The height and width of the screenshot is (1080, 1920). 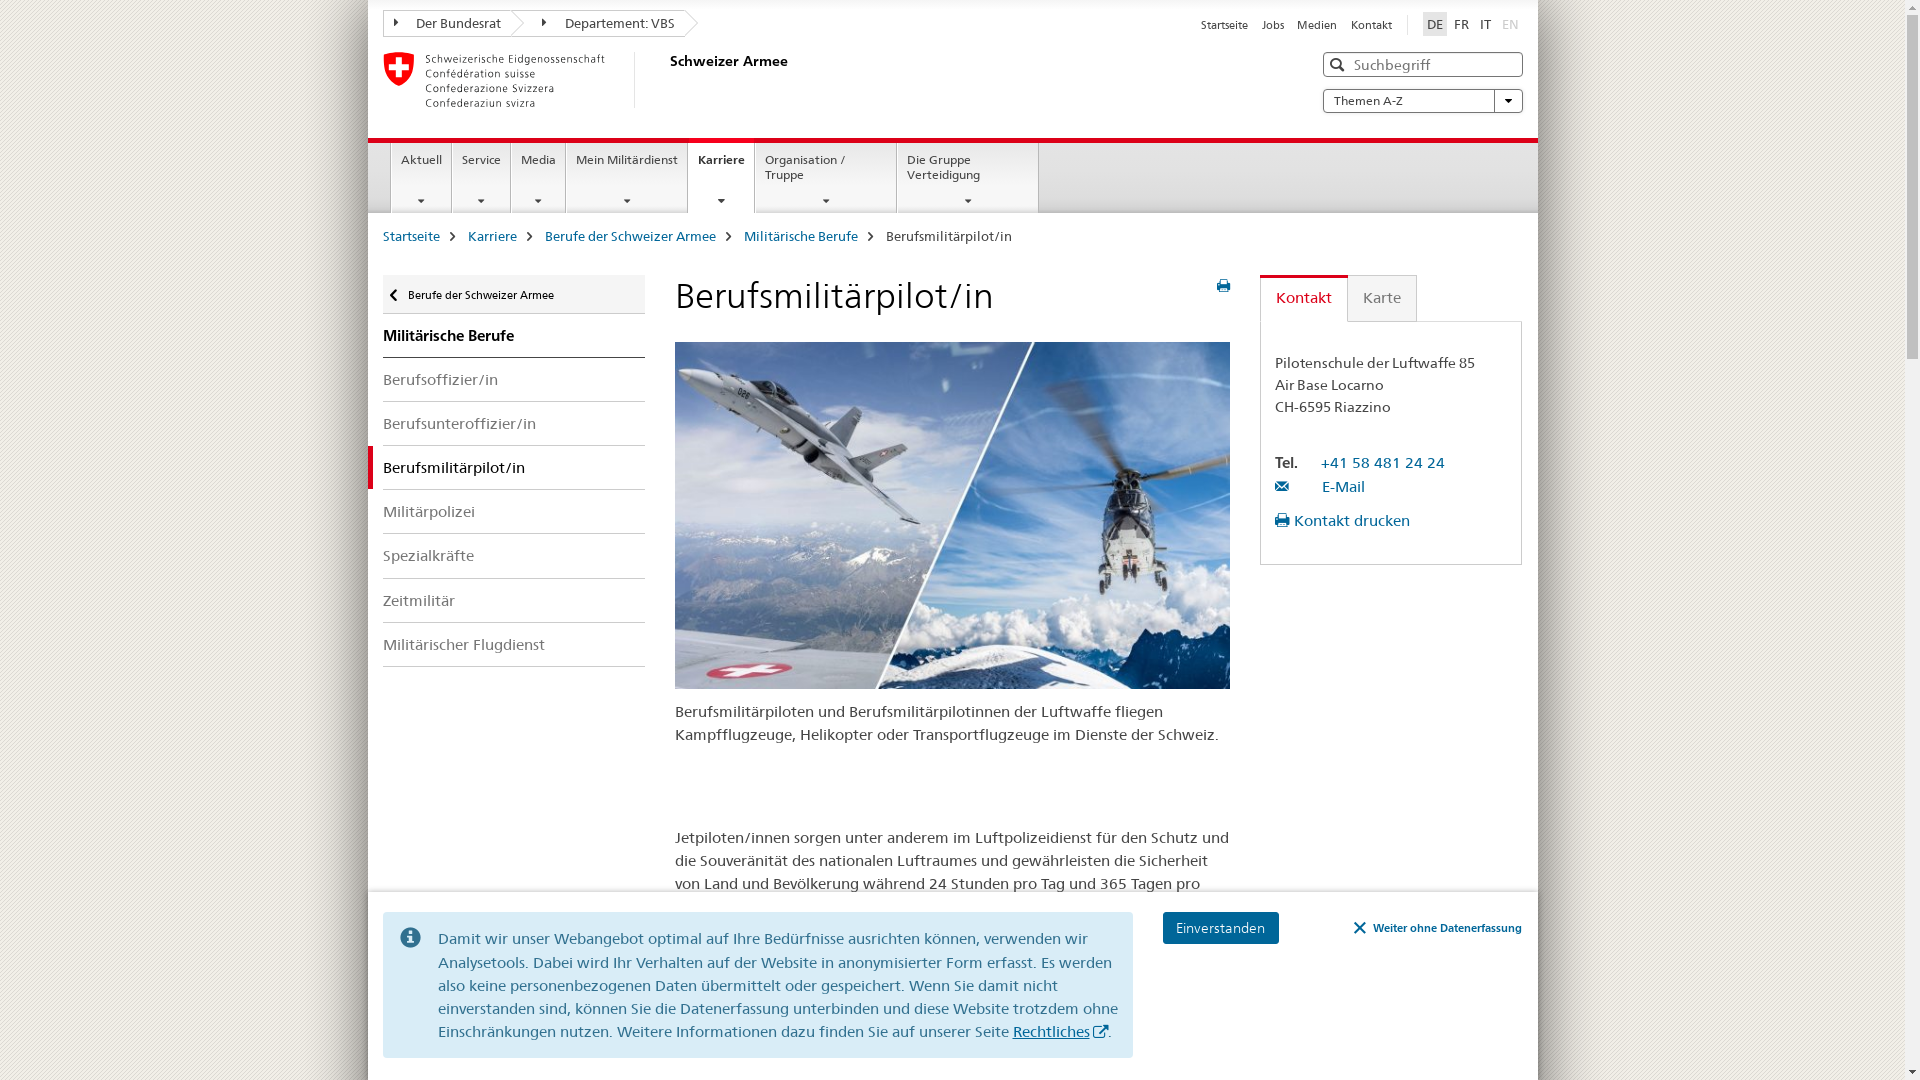 I want to click on 'Karriere, so click(x=720, y=174).